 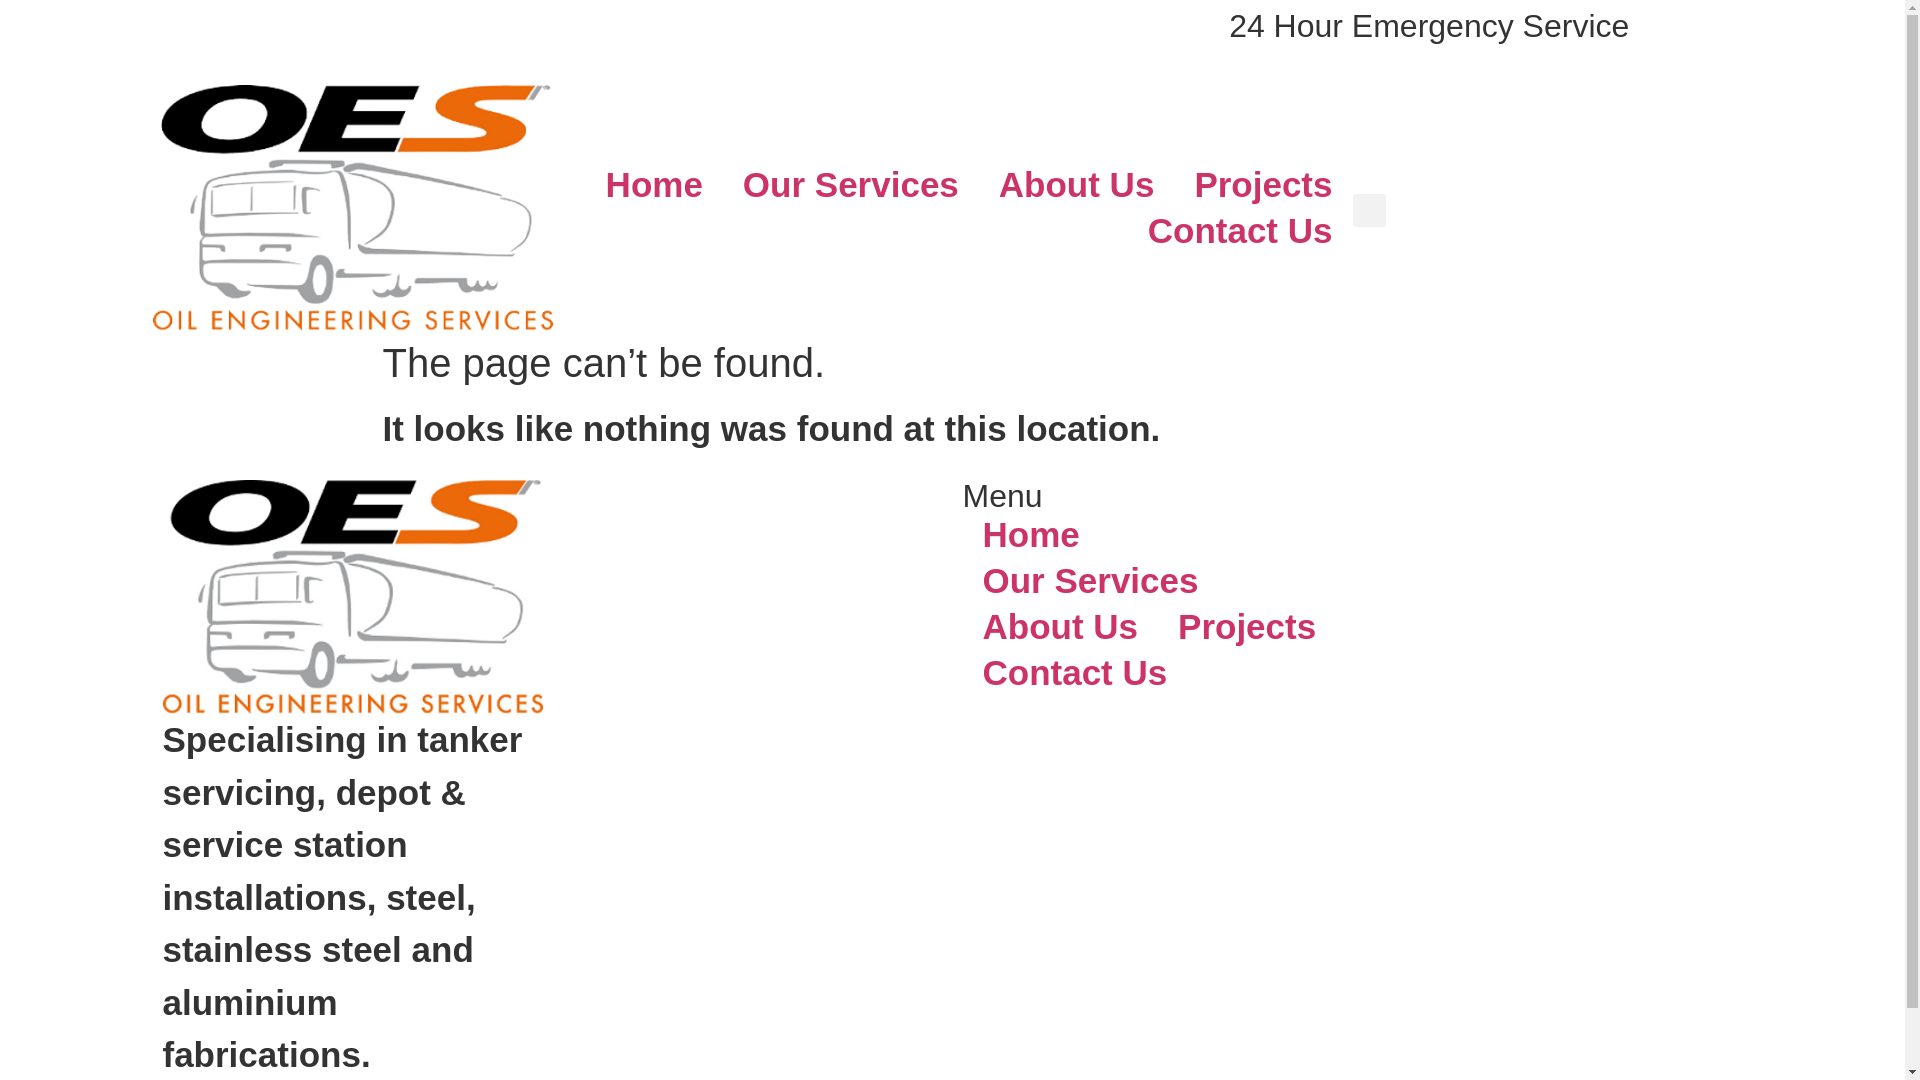 I want to click on 'Our Services', so click(x=850, y=185).